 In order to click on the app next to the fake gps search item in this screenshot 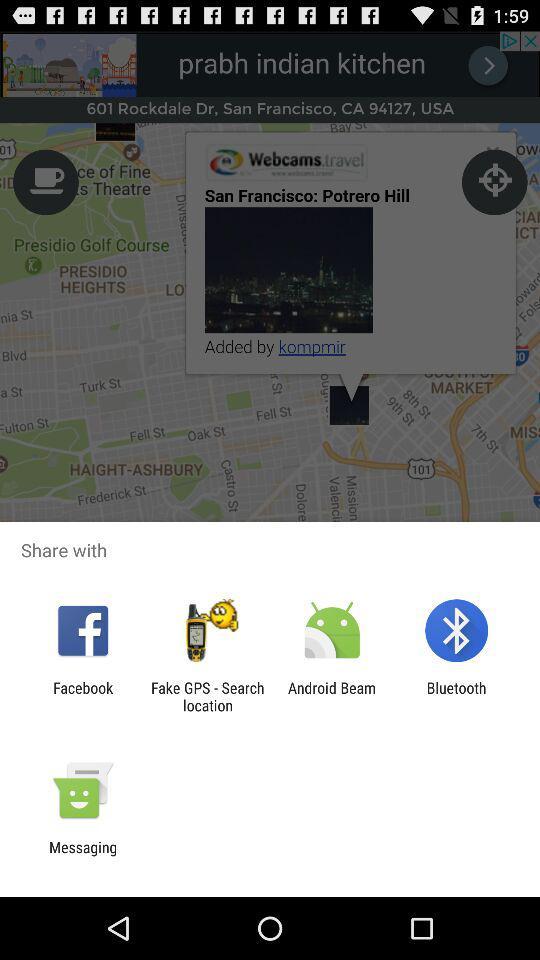, I will do `click(82, 696)`.